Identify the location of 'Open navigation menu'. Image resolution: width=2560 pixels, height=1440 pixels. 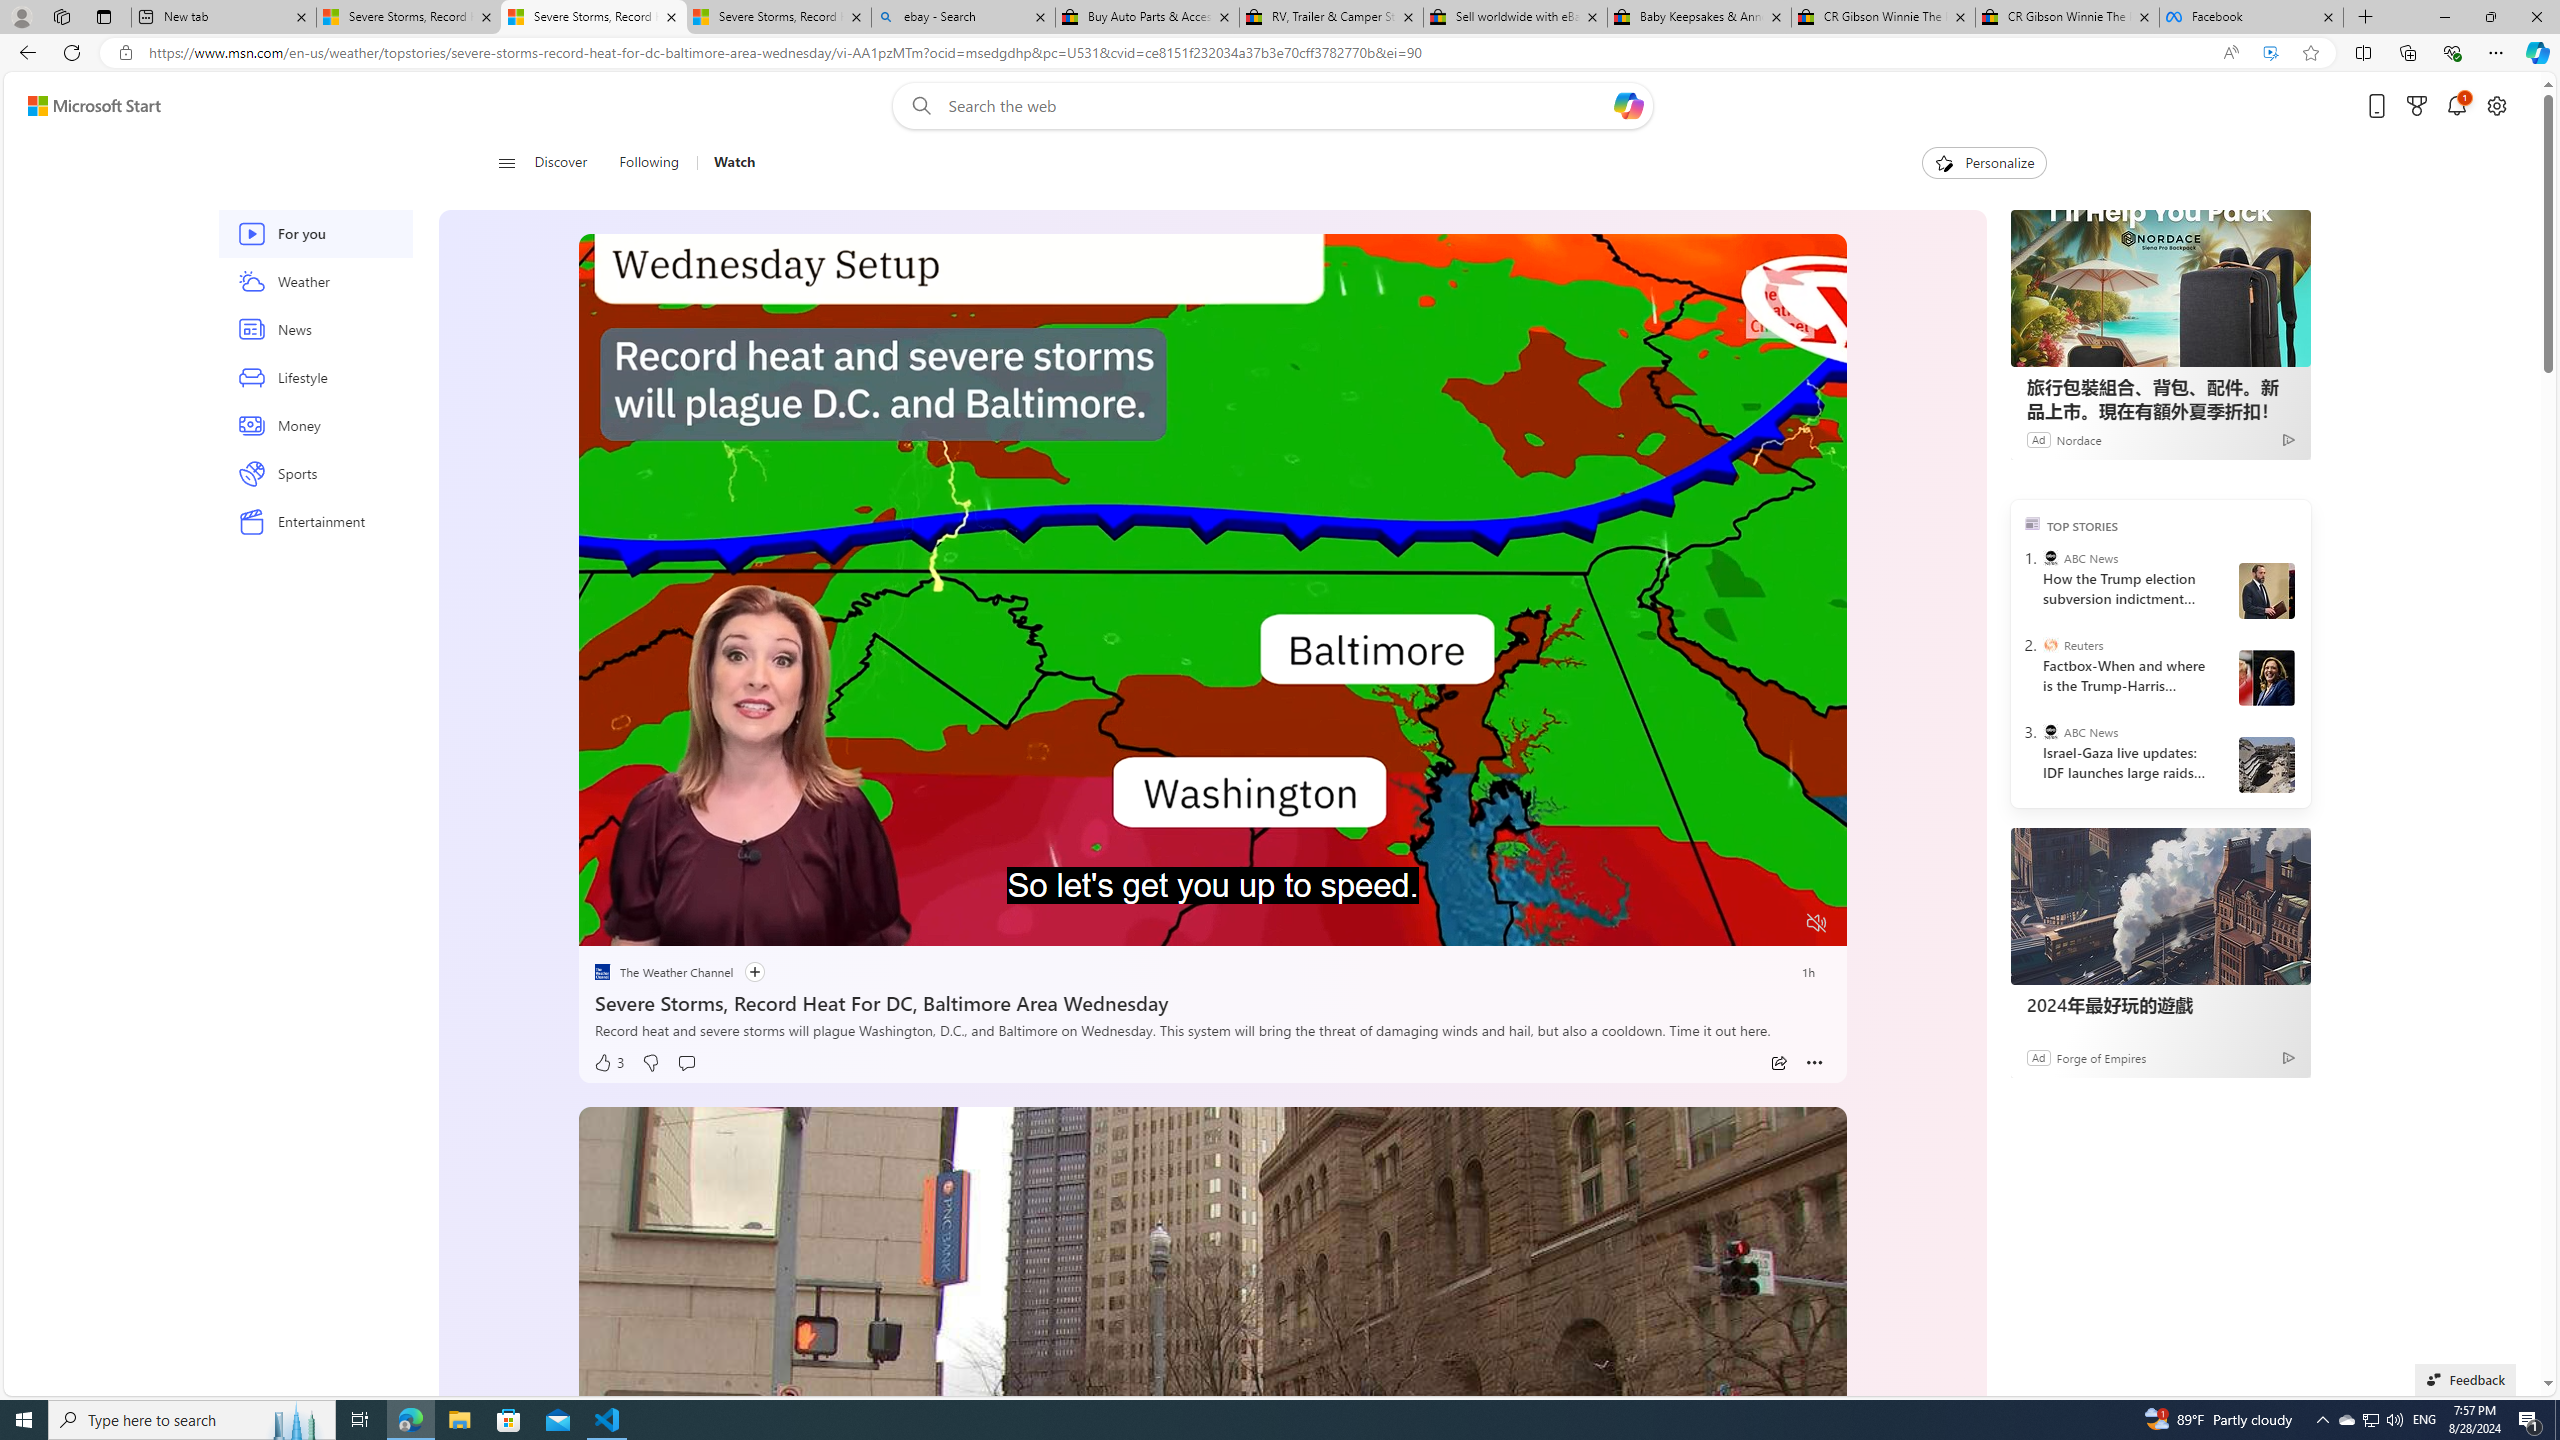
(505, 161).